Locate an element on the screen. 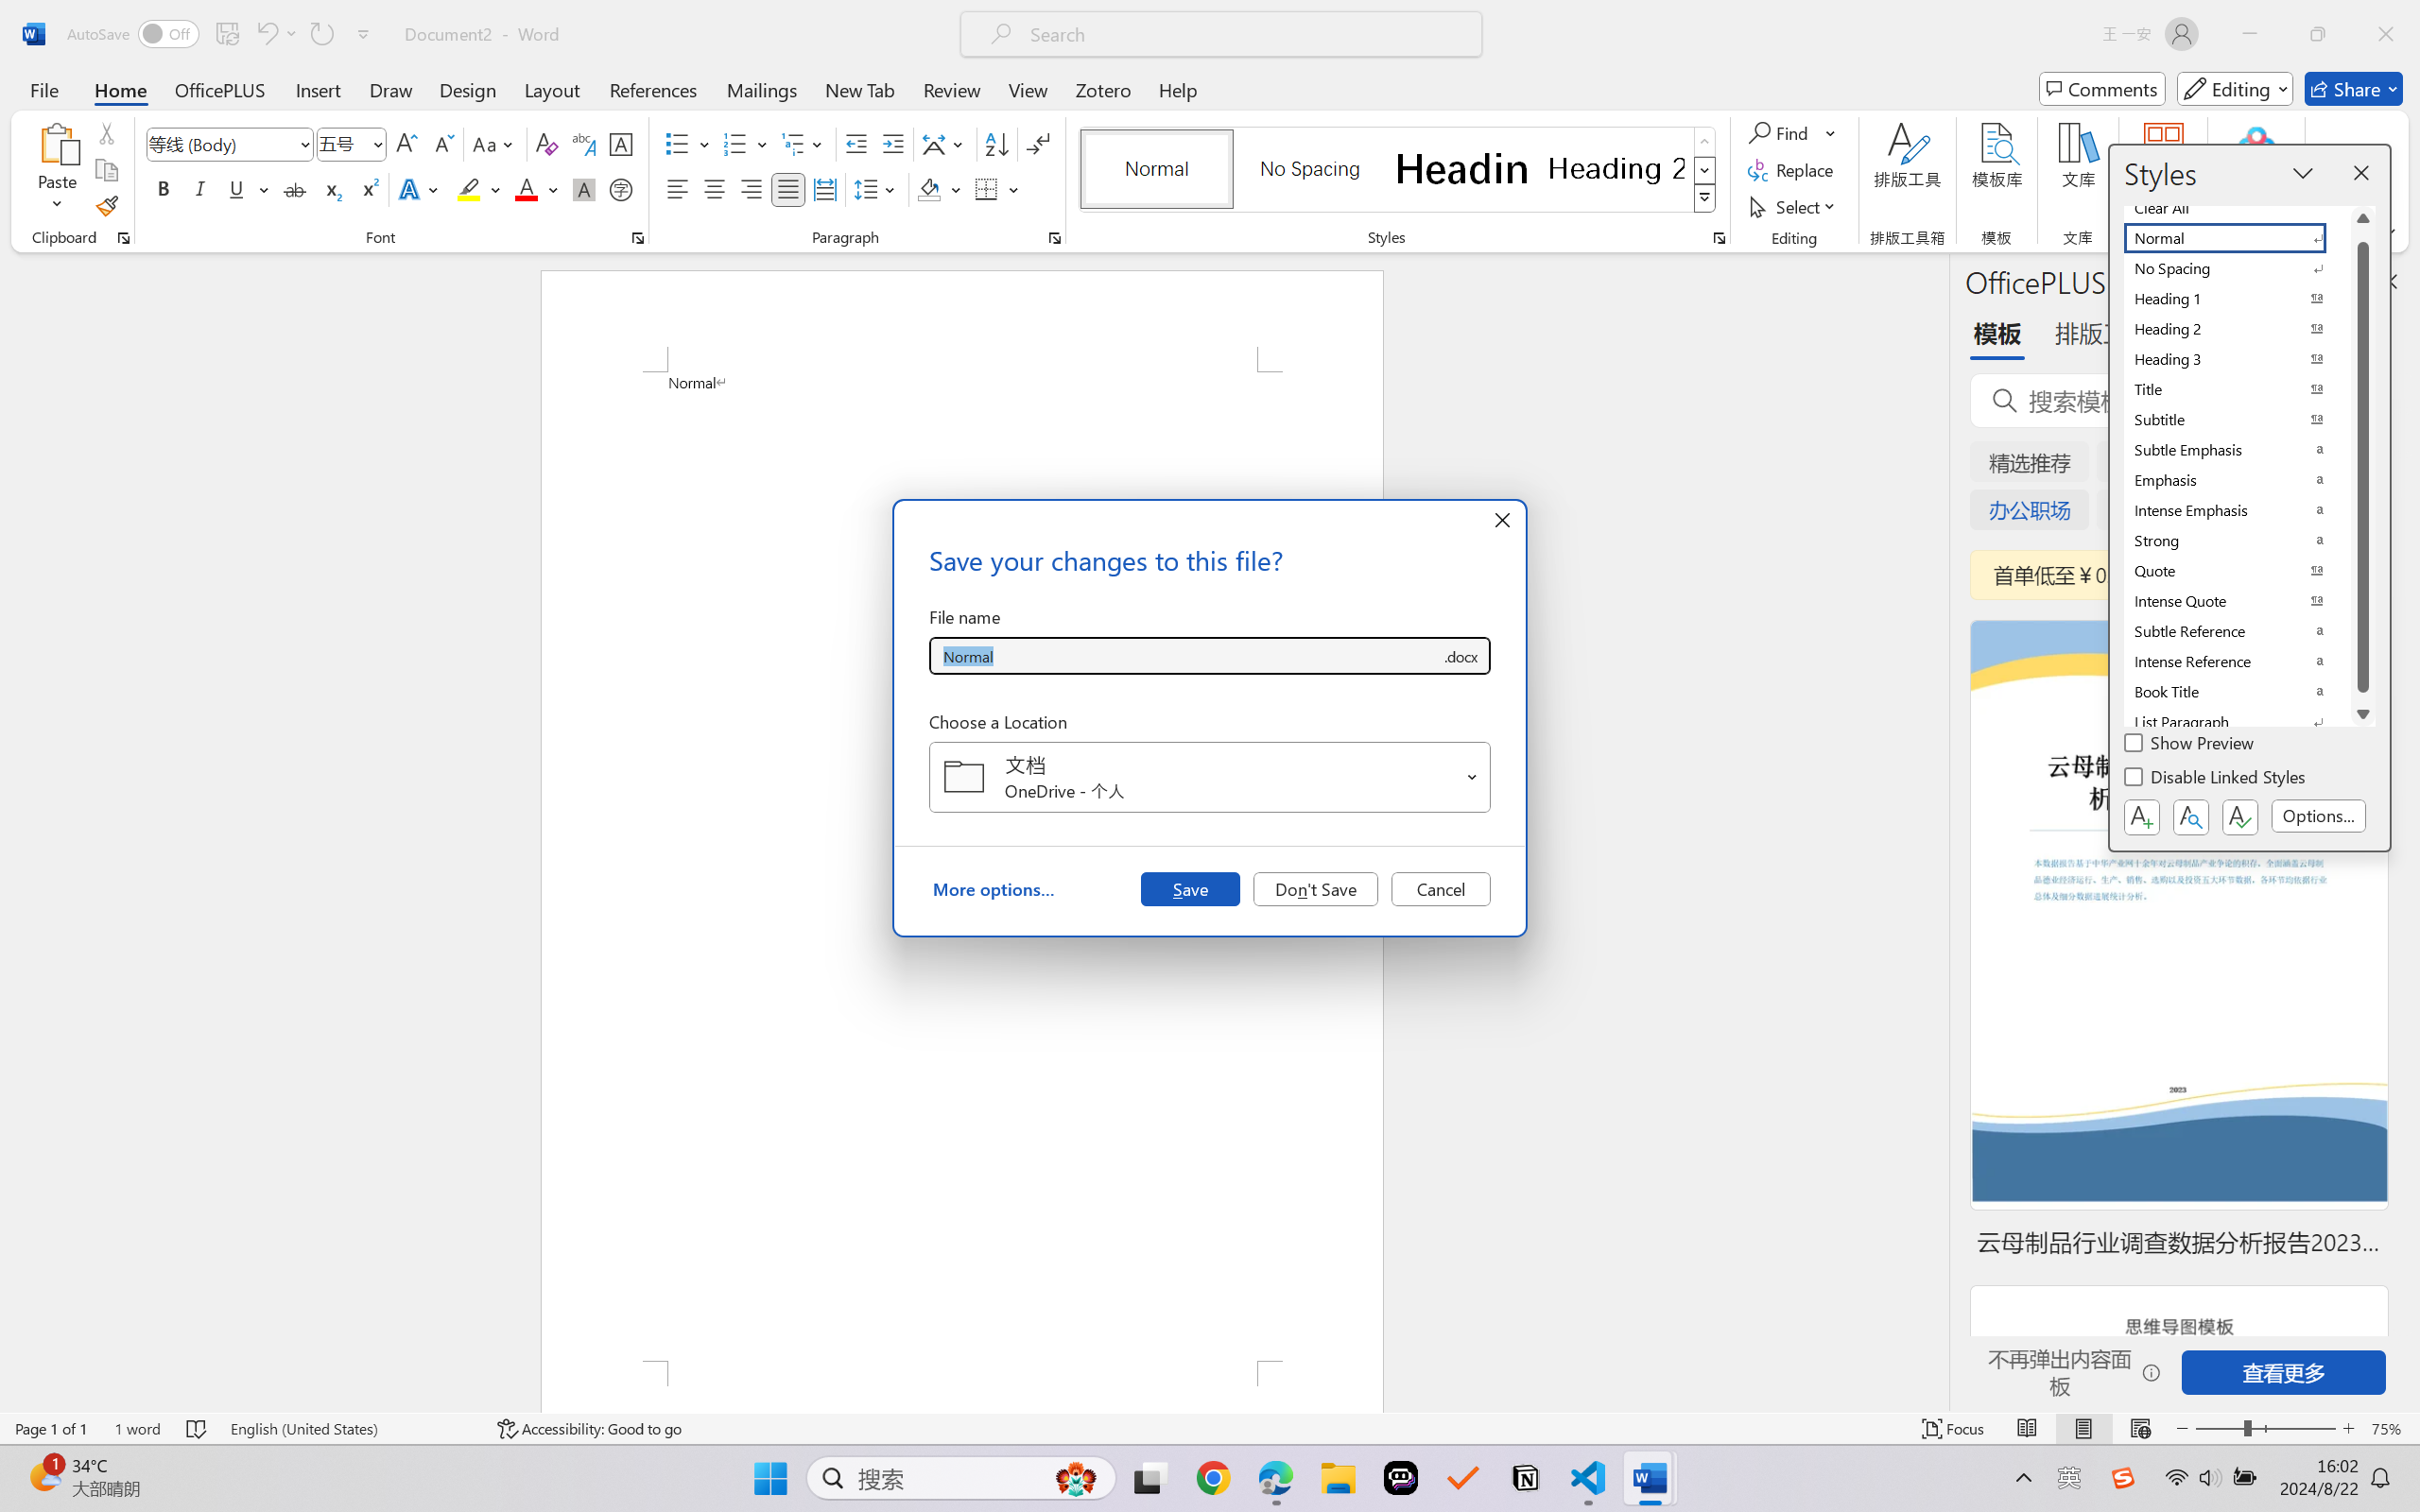 The height and width of the screenshot is (1512, 2420). 'Don' is located at coordinates (1315, 887).